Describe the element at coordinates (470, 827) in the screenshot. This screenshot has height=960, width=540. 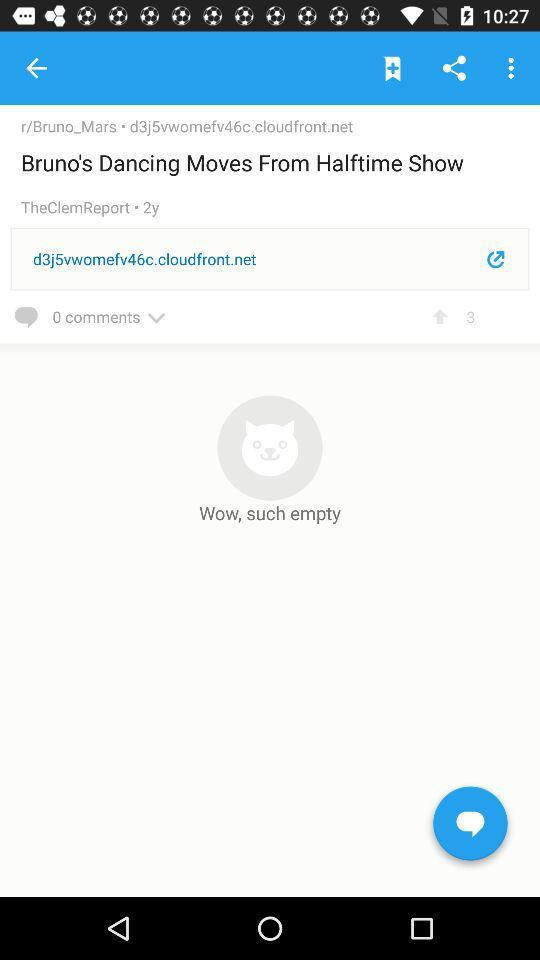
I see `start chat` at that location.